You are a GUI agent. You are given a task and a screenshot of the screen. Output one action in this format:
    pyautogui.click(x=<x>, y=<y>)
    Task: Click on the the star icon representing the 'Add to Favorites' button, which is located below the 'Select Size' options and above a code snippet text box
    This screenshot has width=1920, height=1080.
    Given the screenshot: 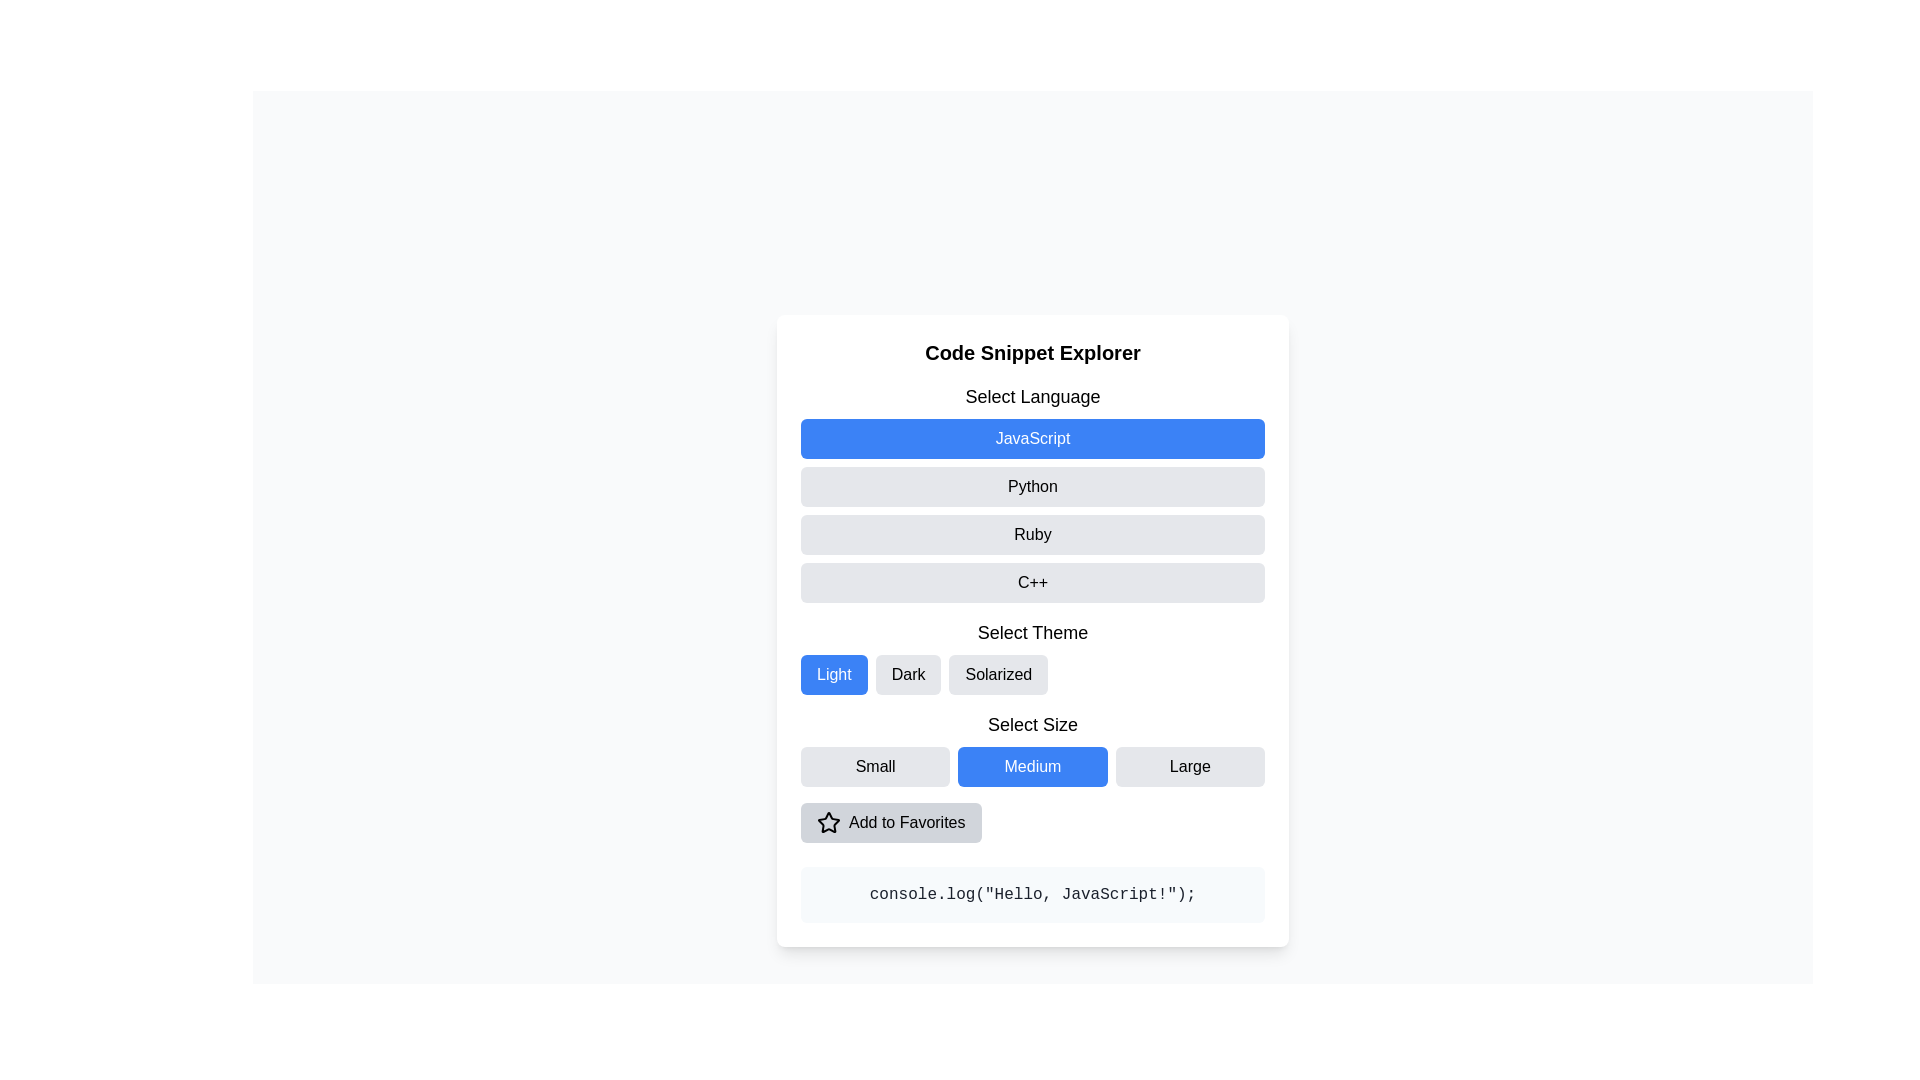 What is the action you would take?
    pyautogui.click(x=829, y=822)
    